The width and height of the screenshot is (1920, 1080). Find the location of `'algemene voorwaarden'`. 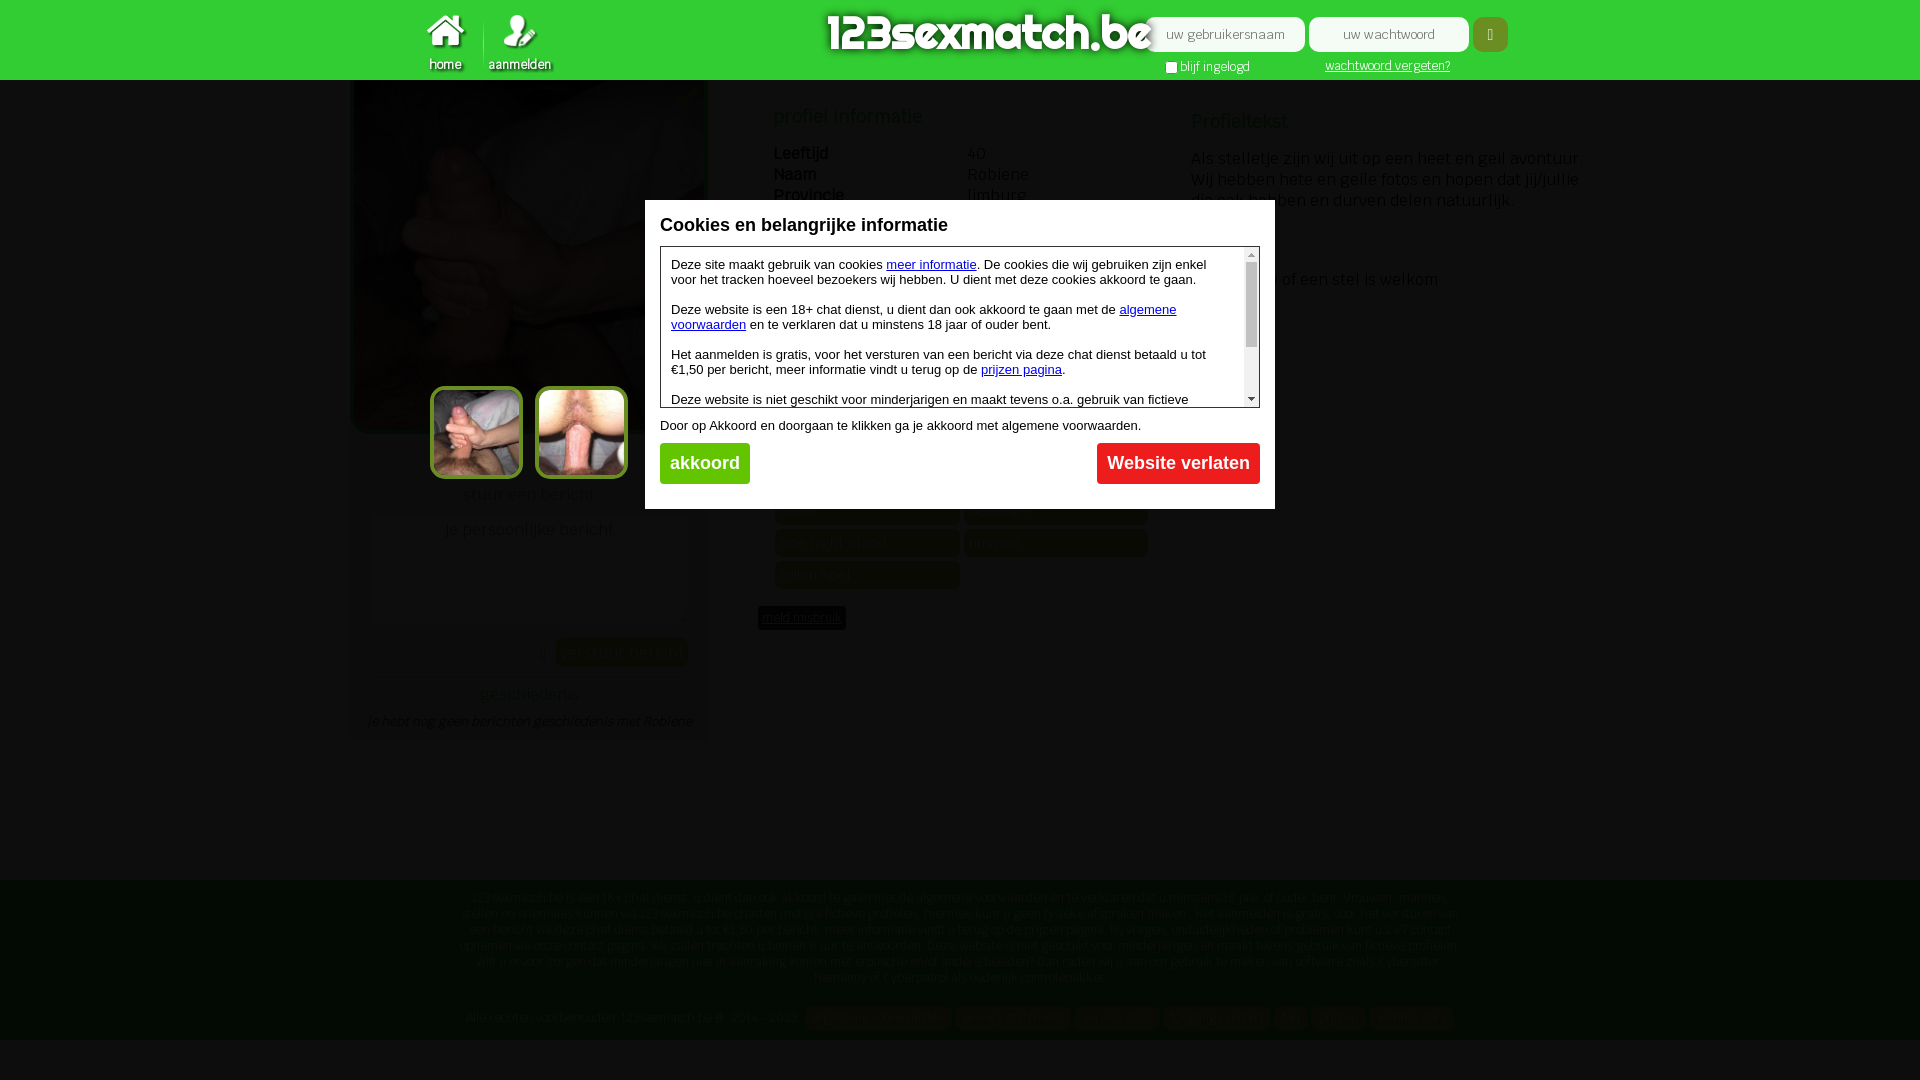

'algemene voorwaarden' is located at coordinates (923, 315).